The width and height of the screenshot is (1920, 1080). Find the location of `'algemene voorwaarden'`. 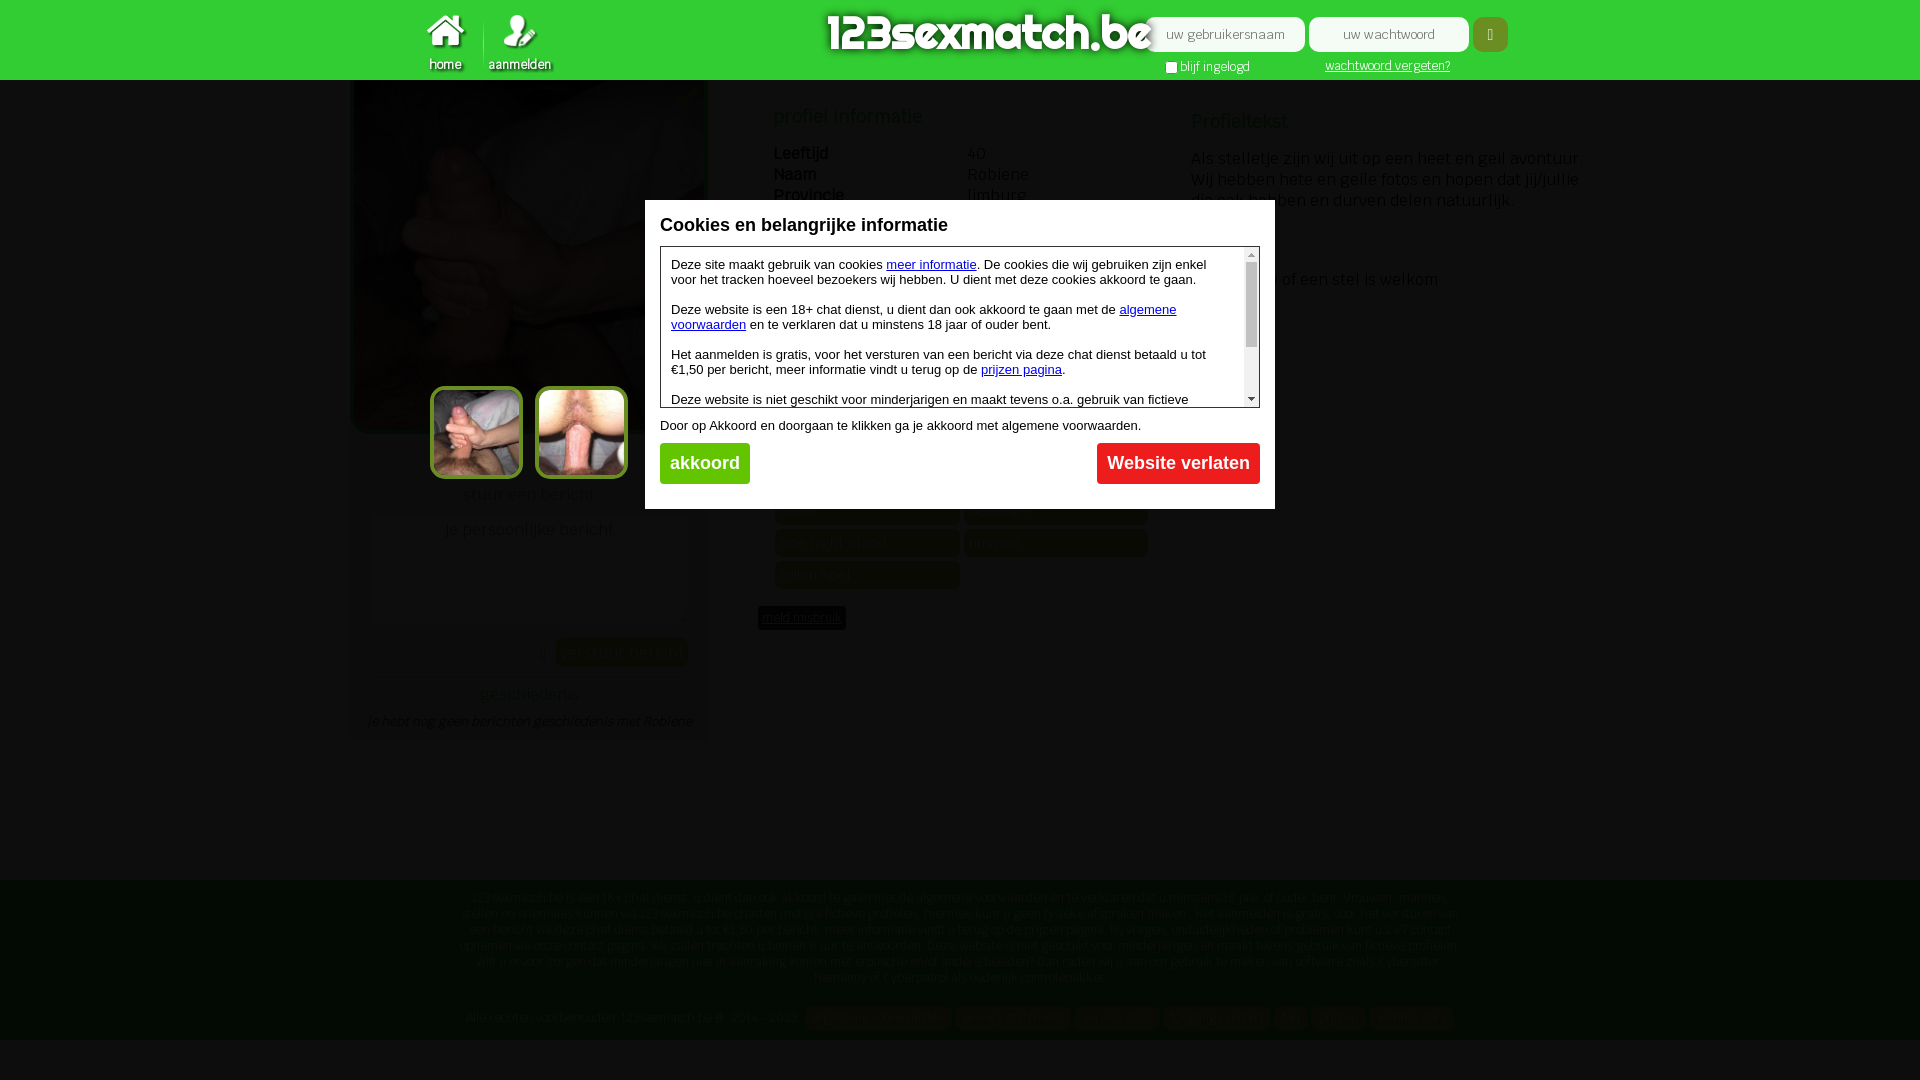

'algemene voorwaarden' is located at coordinates (923, 315).